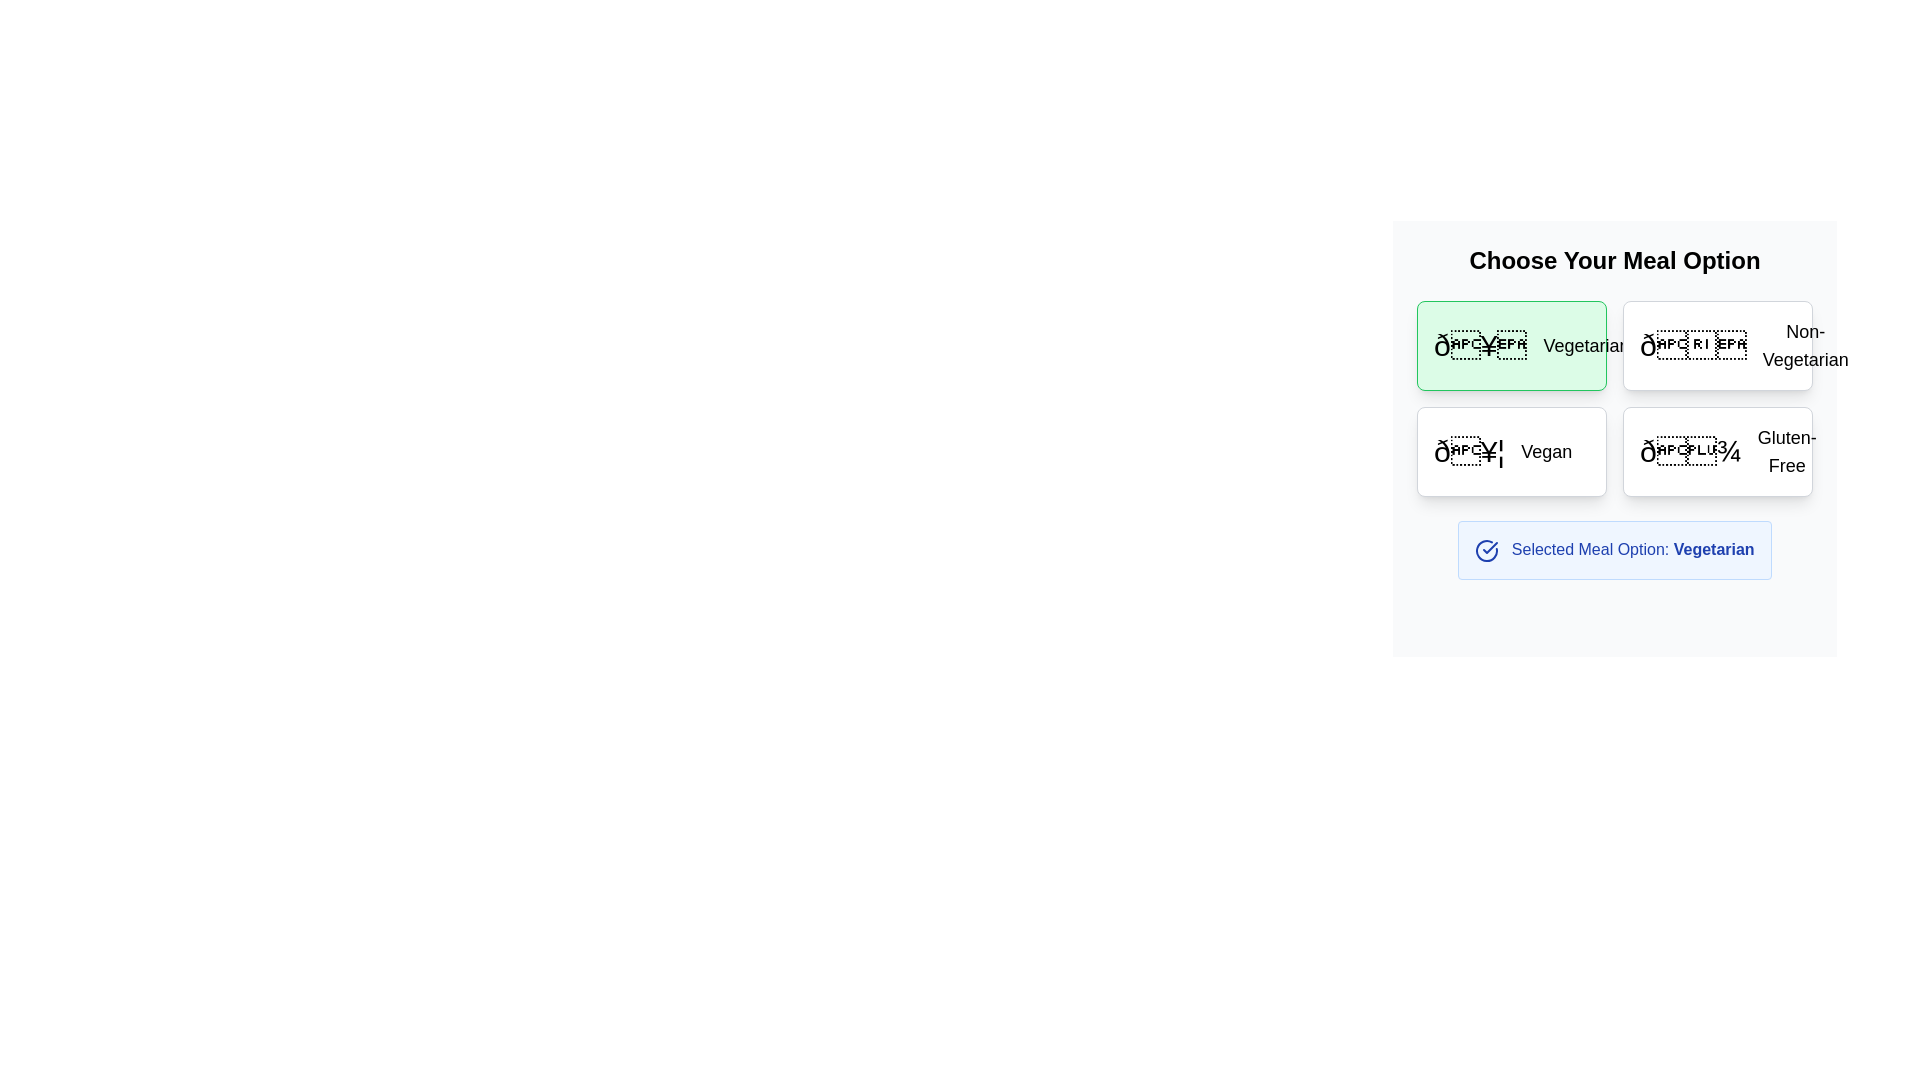 The image size is (1920, 1080). What do you see at coordinates (1614, 260) in the screenshot?
I see `the static text element styled as a header displaying 'Choose Your Meal Option', which is located at the top of the meal options area` at bounding box center [1614, 260].